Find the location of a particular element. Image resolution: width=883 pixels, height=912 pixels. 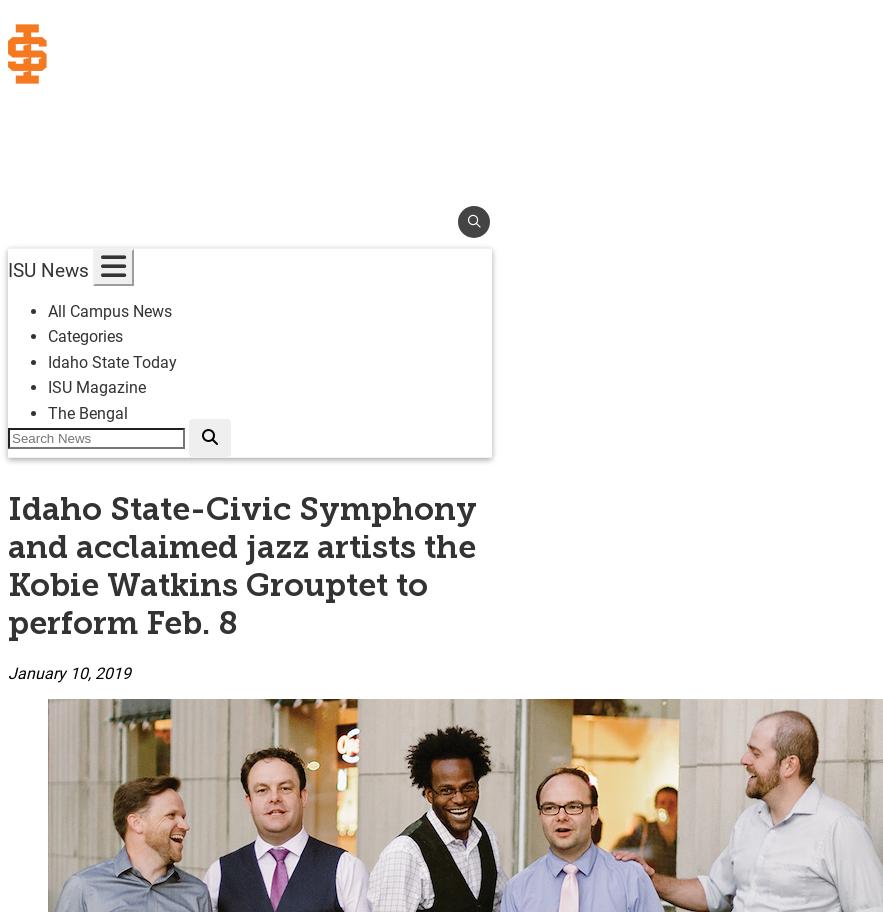

'Resources' is located at coordinates (59, 525).